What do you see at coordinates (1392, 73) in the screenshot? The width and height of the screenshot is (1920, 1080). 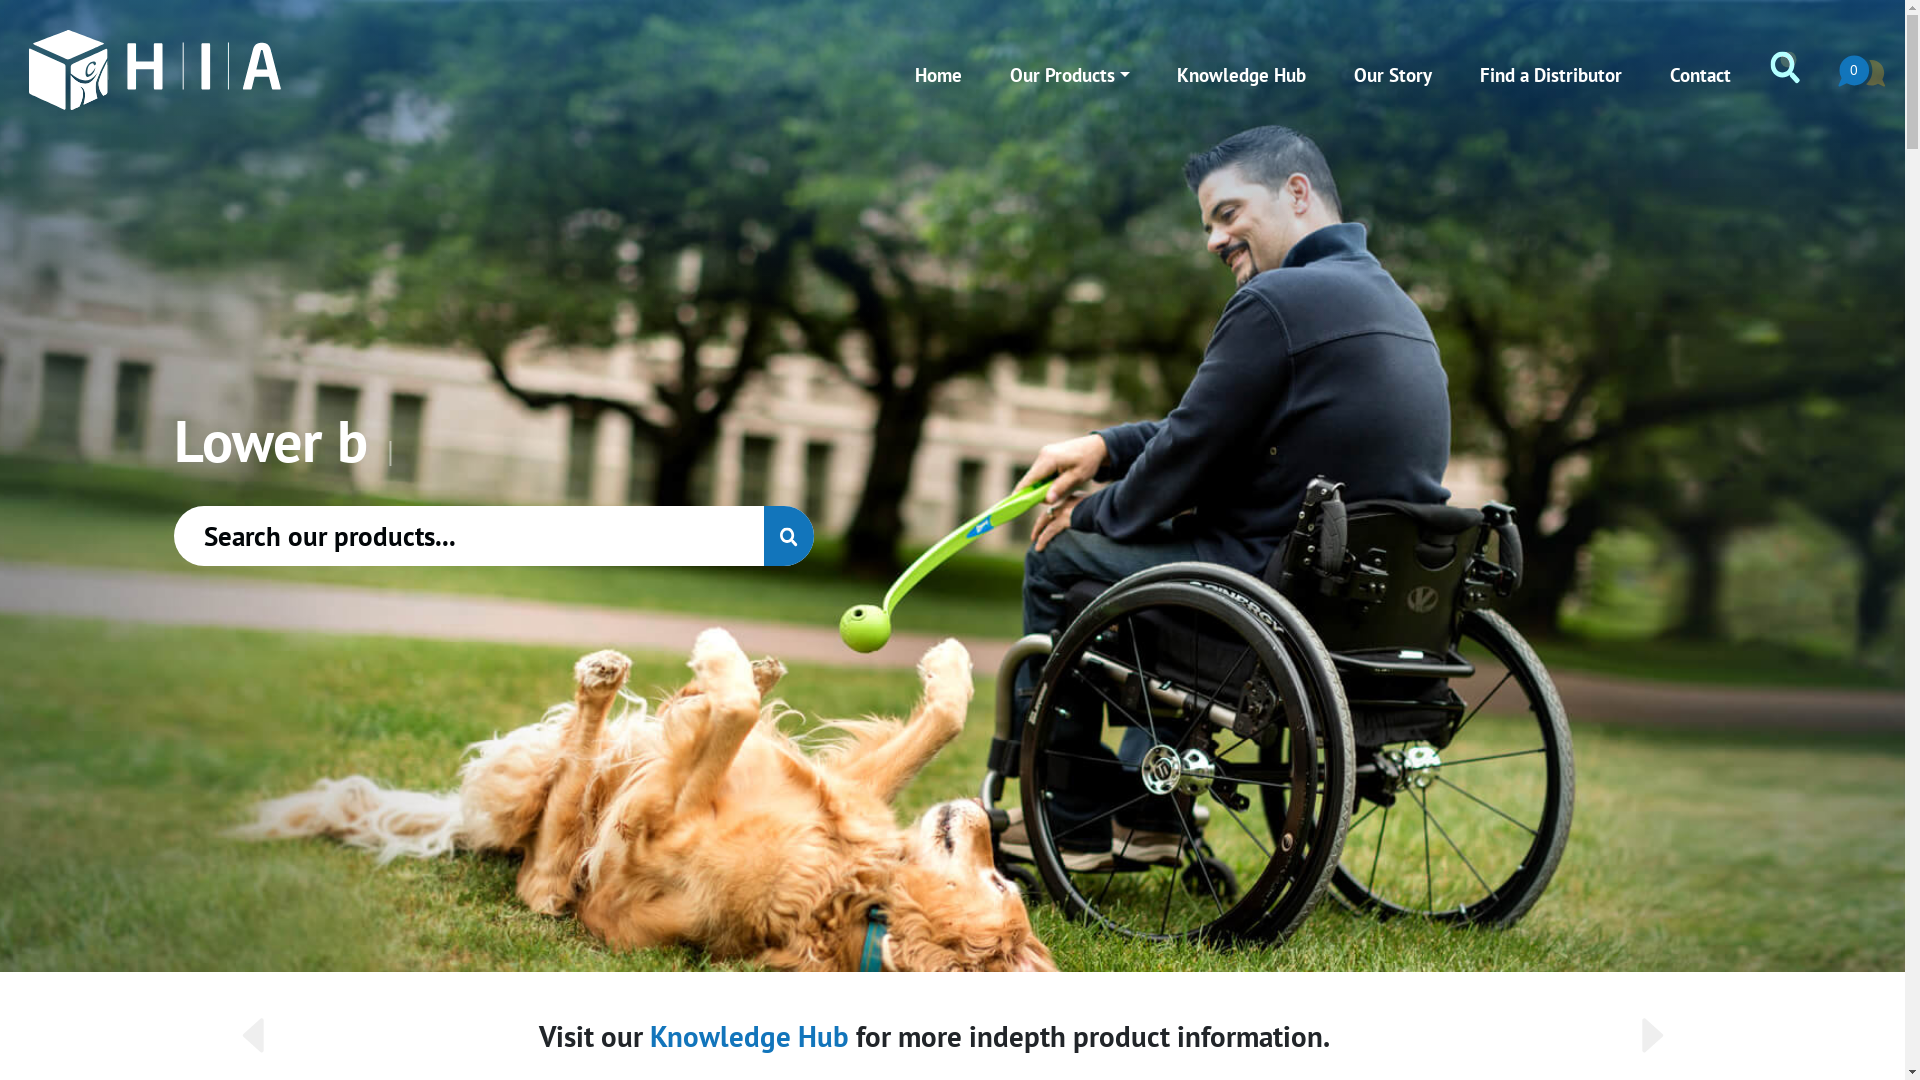 I see `'Our Story'` at bounding box center [1392, 73].